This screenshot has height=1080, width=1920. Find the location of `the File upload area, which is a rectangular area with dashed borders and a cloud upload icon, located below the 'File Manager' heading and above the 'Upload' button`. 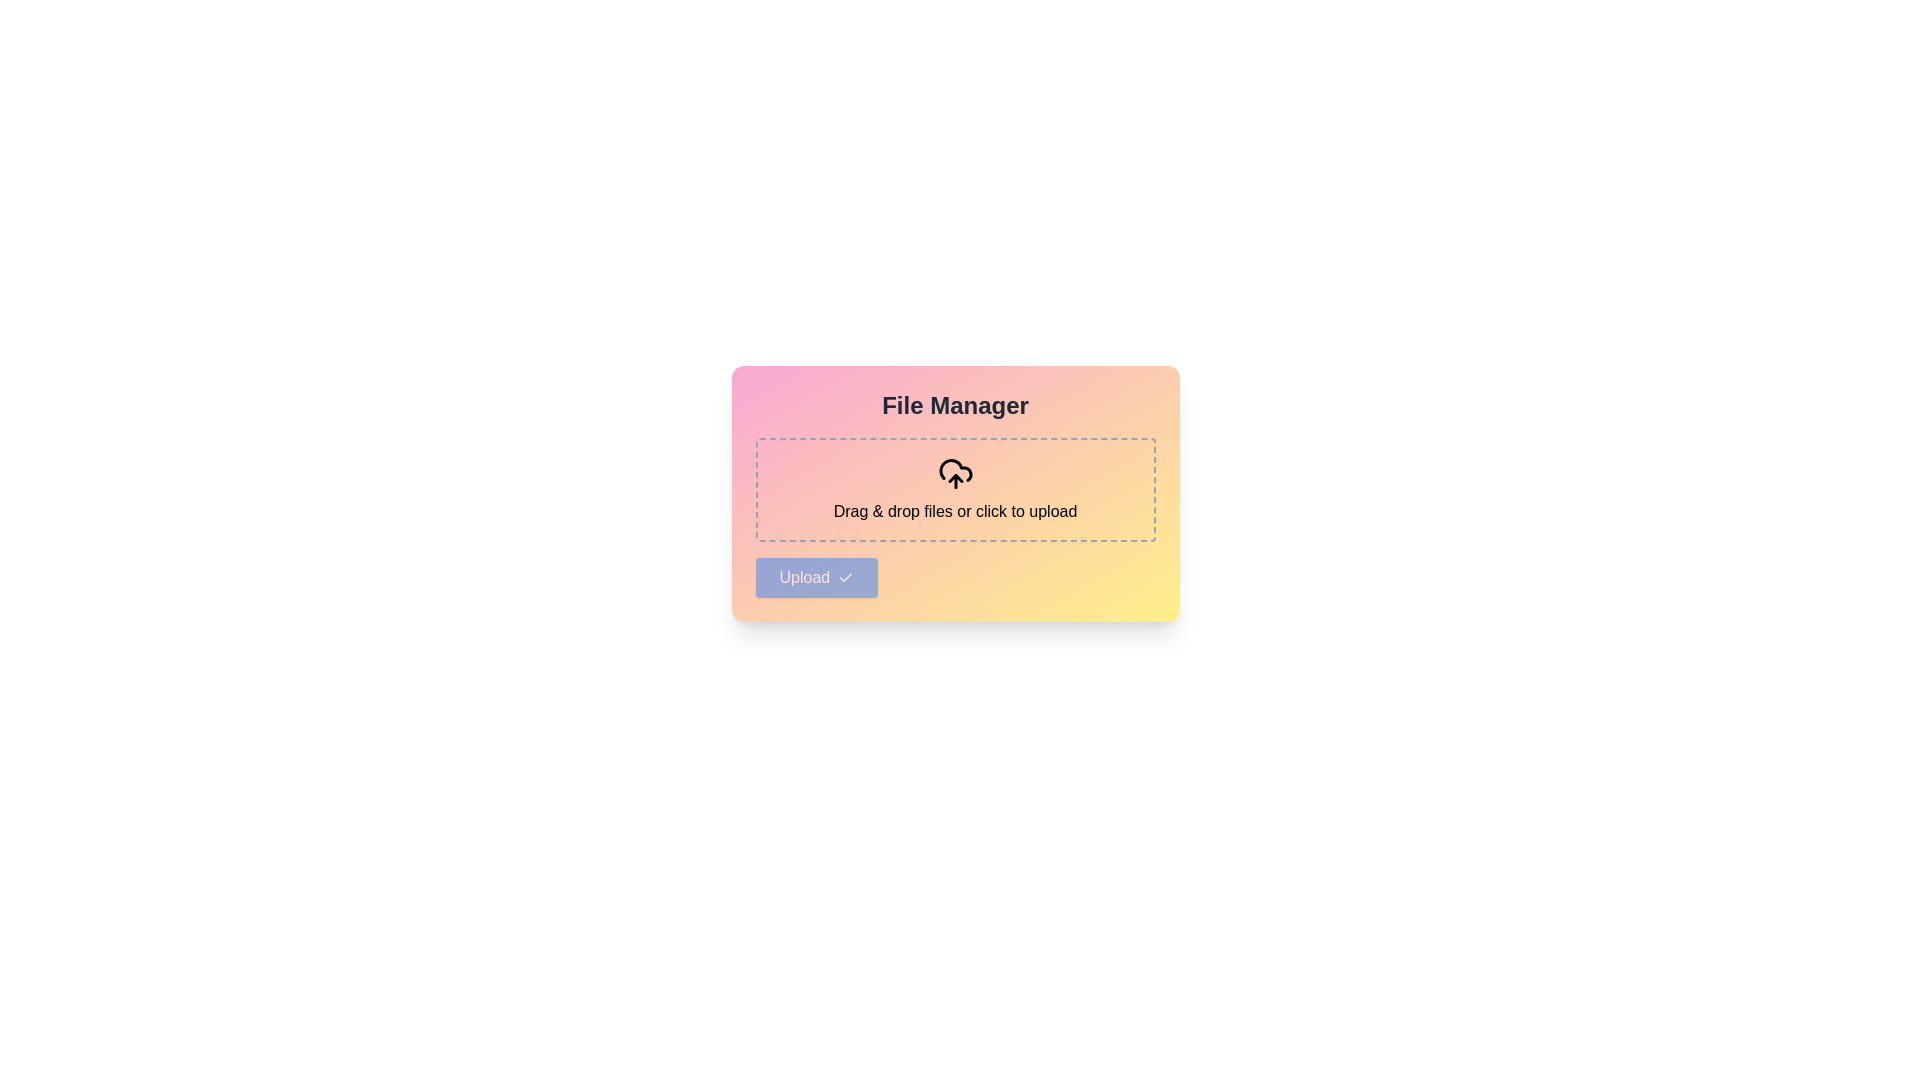

the File upload area, which is a rectangular area with dashed borders and a cloud upload icon, located below the 'File Manager' heading and above the 'Upload' button is located at coordinates (954, 489).